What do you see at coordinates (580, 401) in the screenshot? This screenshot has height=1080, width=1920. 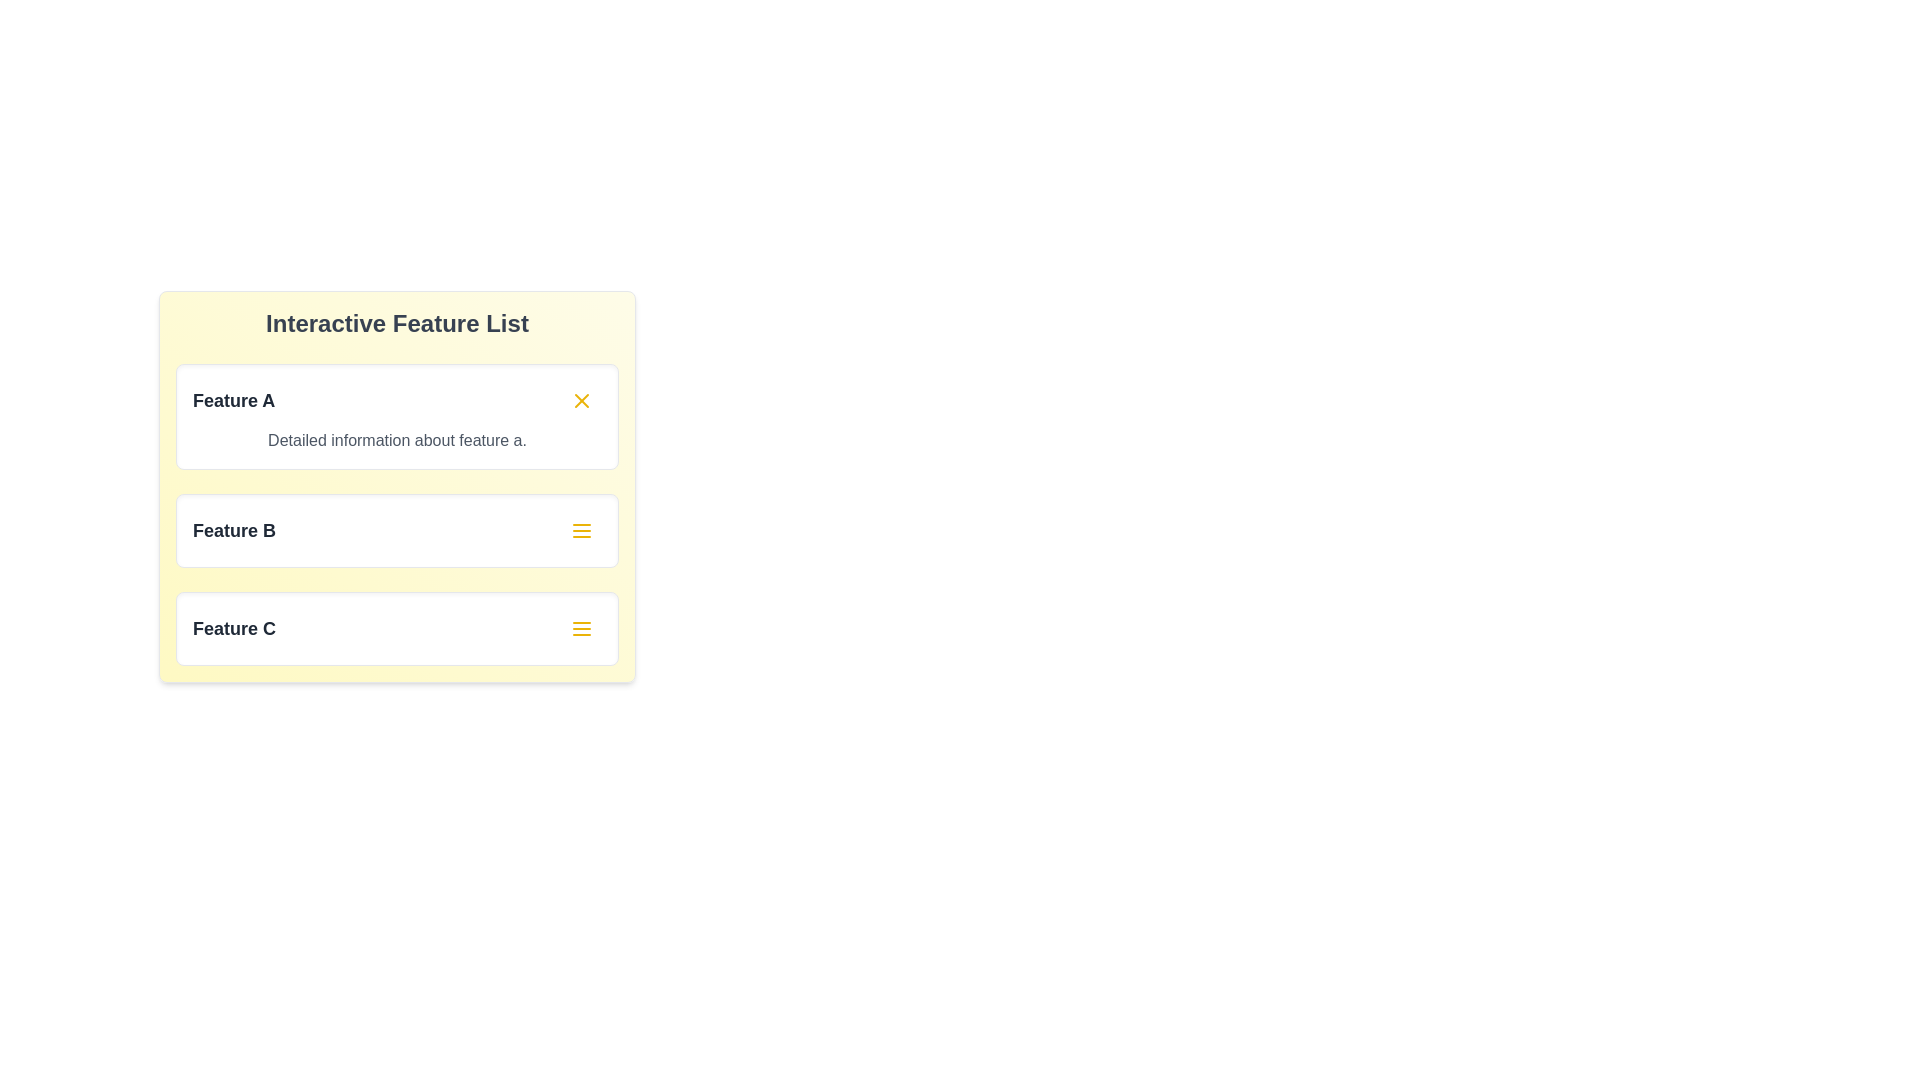 I see `the close button of the expanded card to collapse it` at bounding box center [580, 401].